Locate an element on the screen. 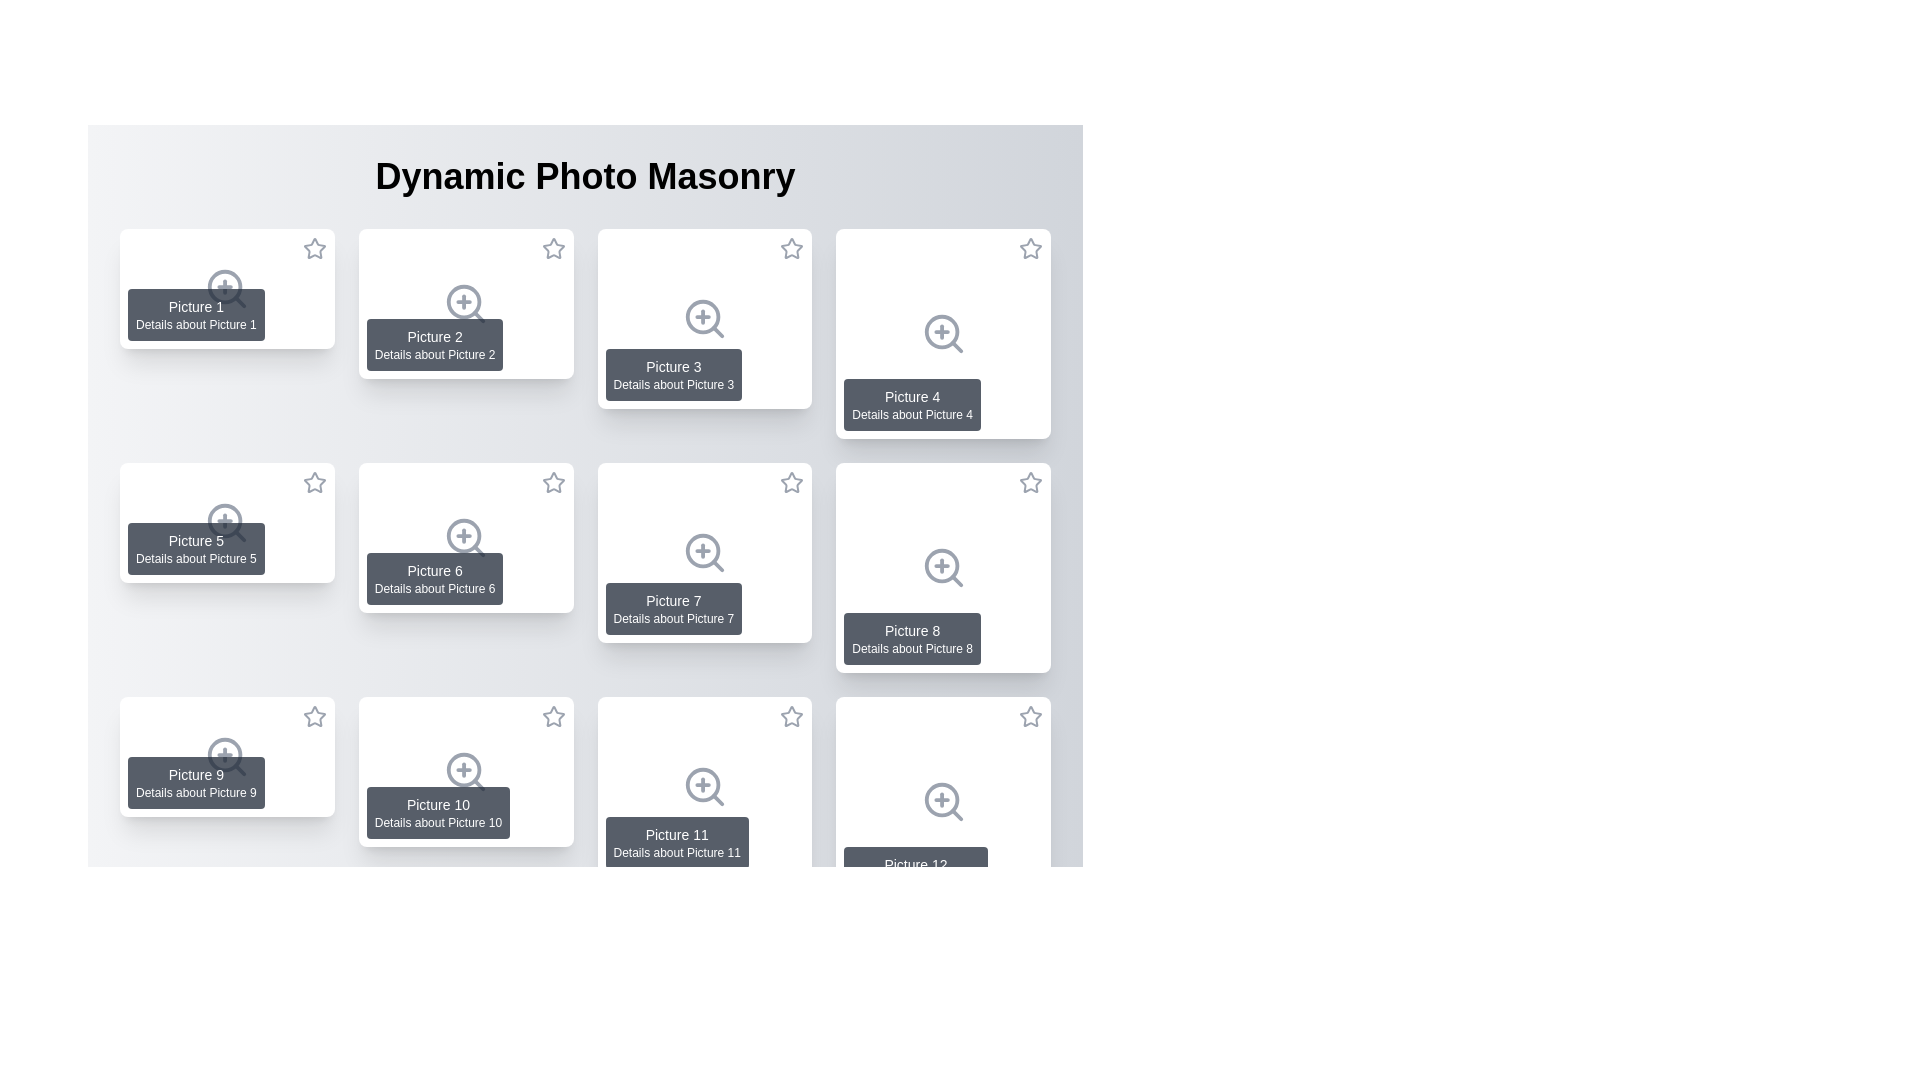  the star icon located at the top-right of the card displaying 'Picture 7' to interact with it is located at coordinates (791, 482).